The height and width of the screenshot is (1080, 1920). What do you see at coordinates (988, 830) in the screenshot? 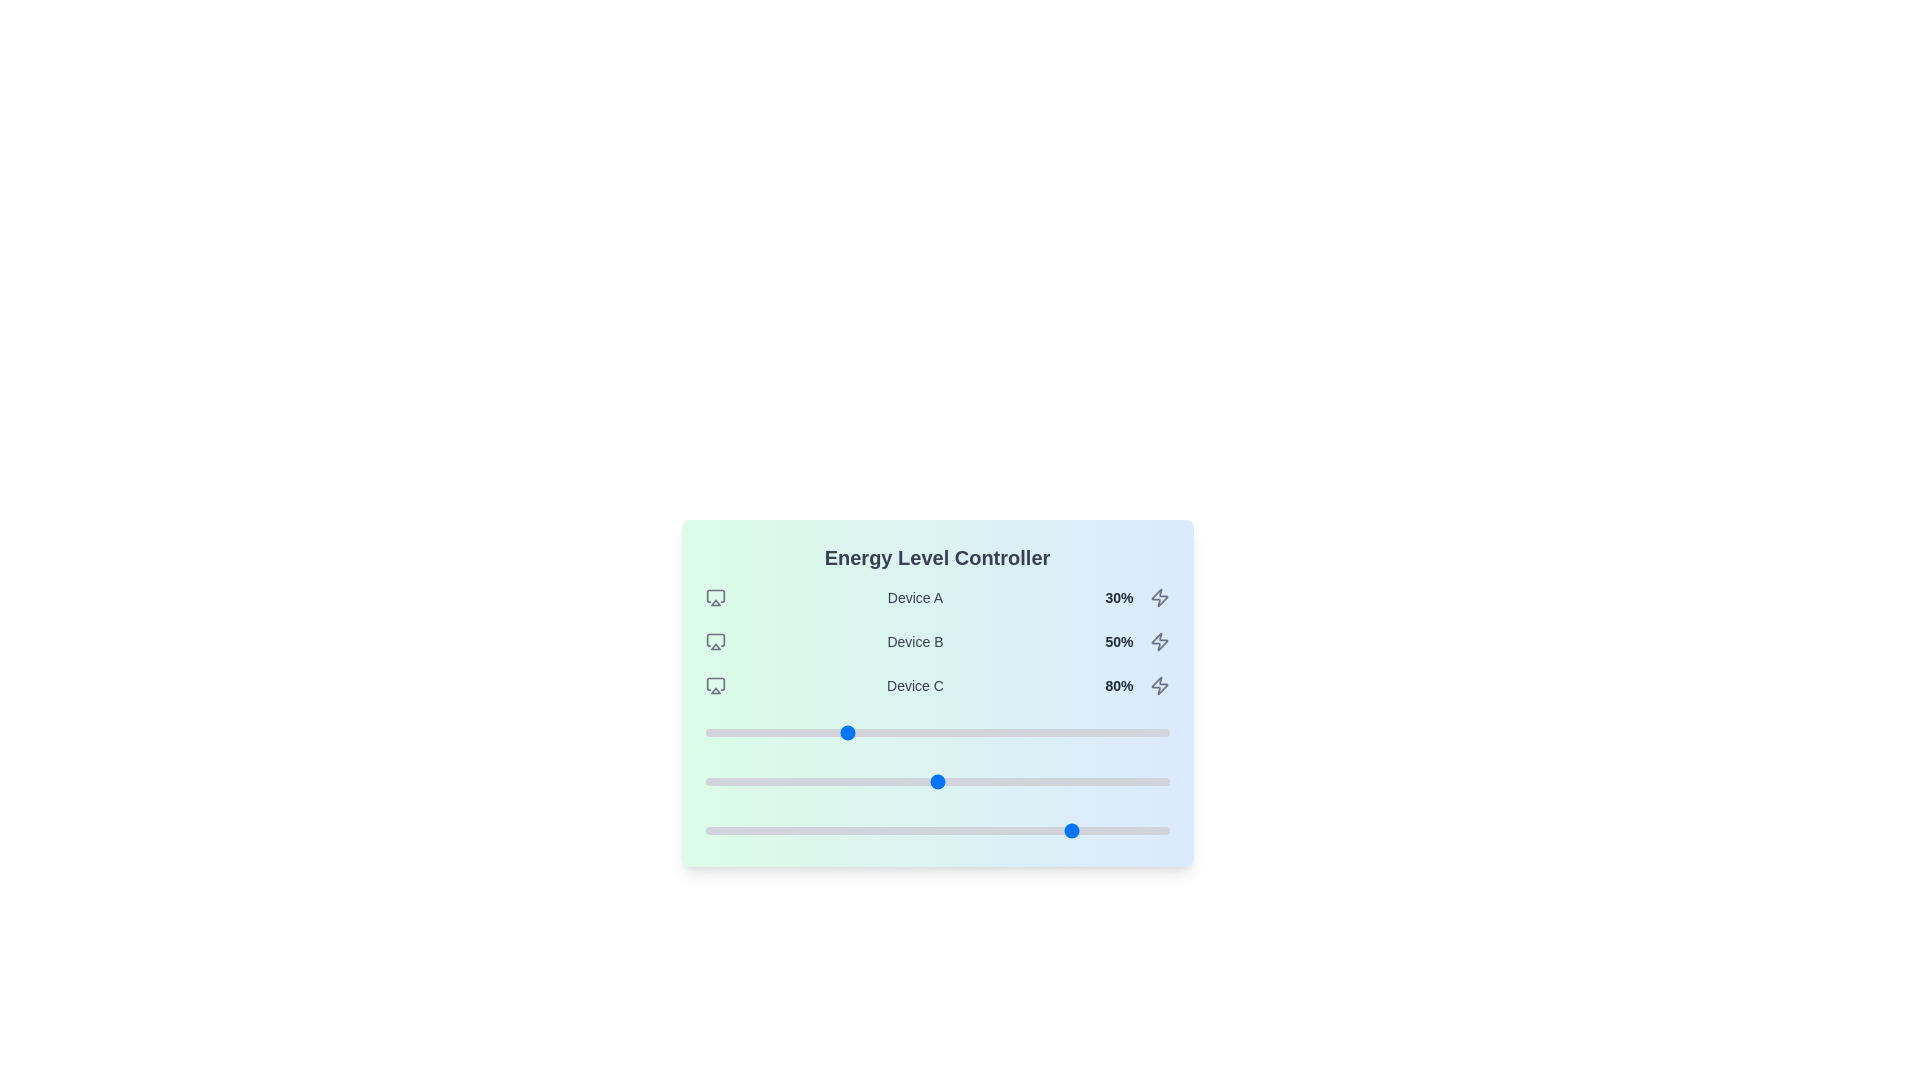
I see `the slider for Device C to set the energy level to 61%` at bounding box center [988, 830].